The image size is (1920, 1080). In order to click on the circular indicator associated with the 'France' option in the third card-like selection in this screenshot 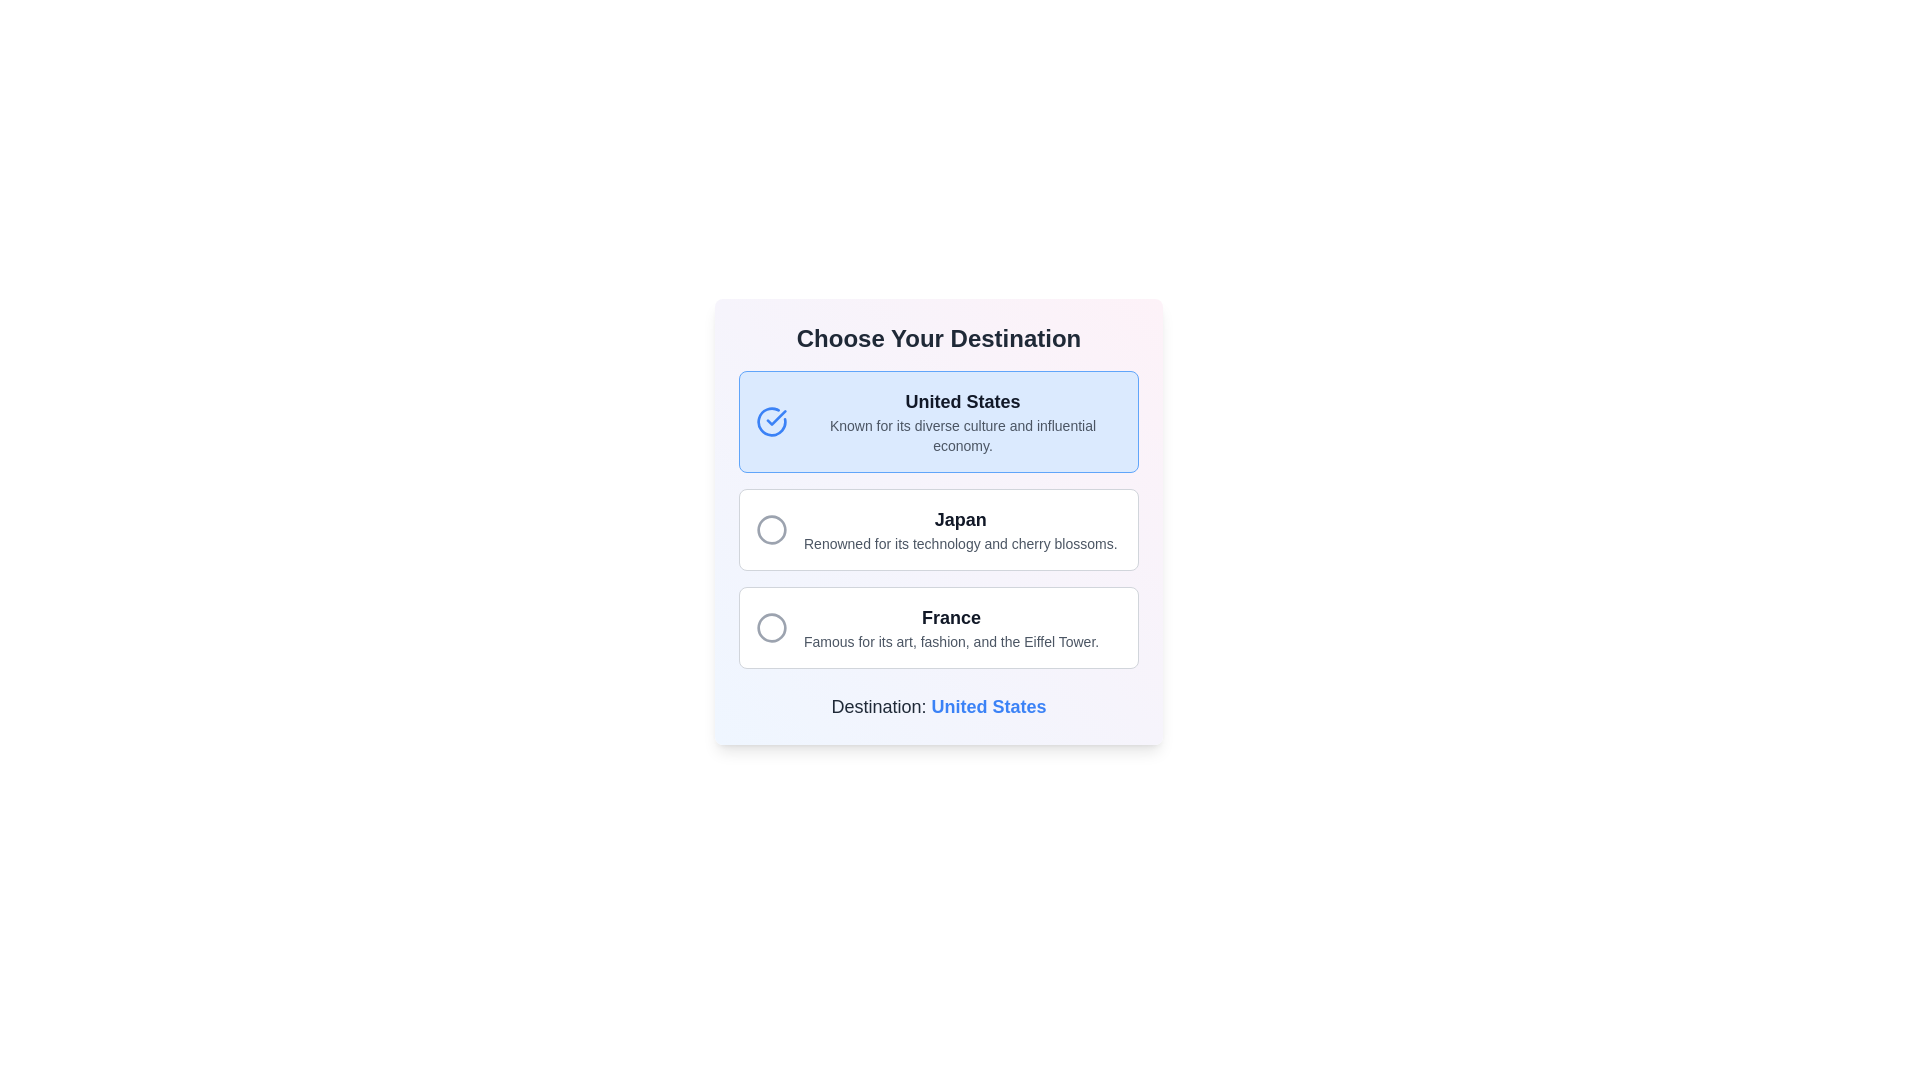, I will do `click(778, 627)`.